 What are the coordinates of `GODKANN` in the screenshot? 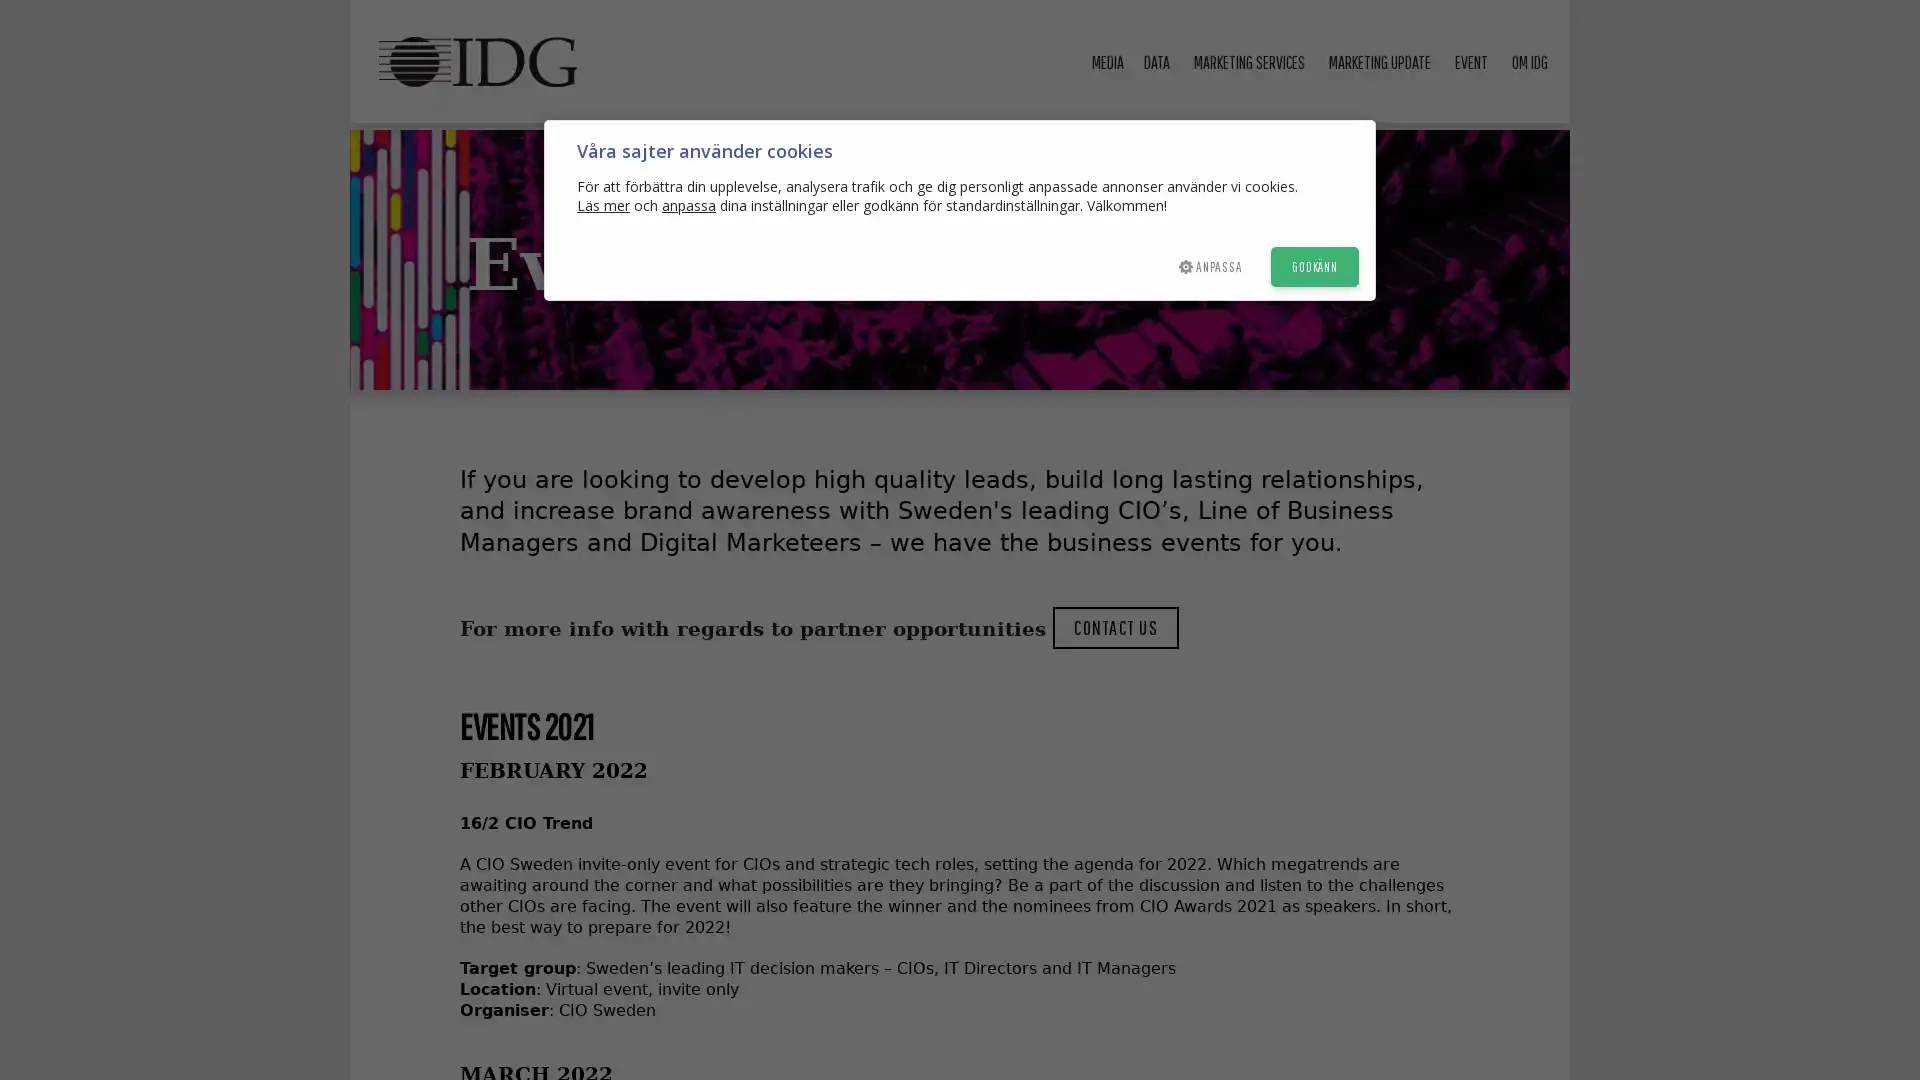 It's located at (1314, 265).